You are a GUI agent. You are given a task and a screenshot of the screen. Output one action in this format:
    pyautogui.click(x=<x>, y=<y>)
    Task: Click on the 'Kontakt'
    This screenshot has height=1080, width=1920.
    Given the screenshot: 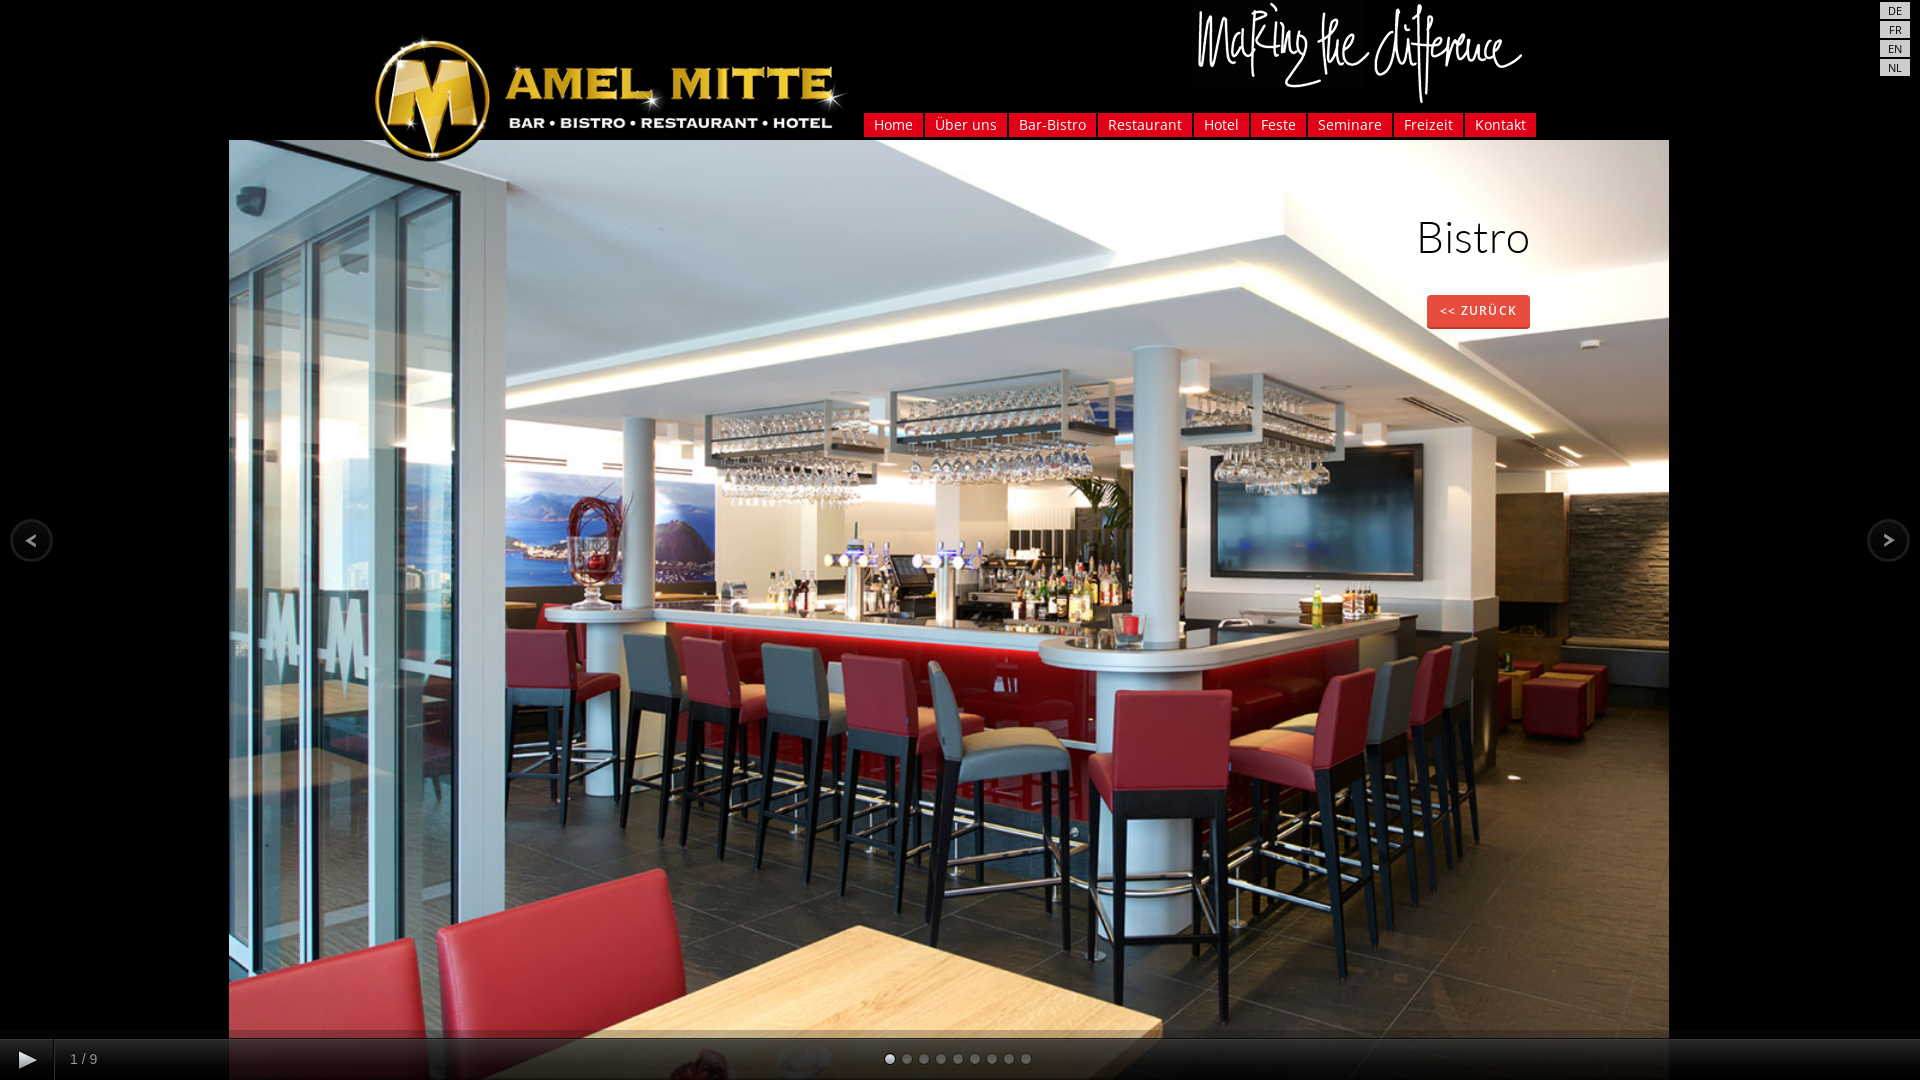 What is the action you would take?
    pyautogui.click(x=1499, y=124)
    